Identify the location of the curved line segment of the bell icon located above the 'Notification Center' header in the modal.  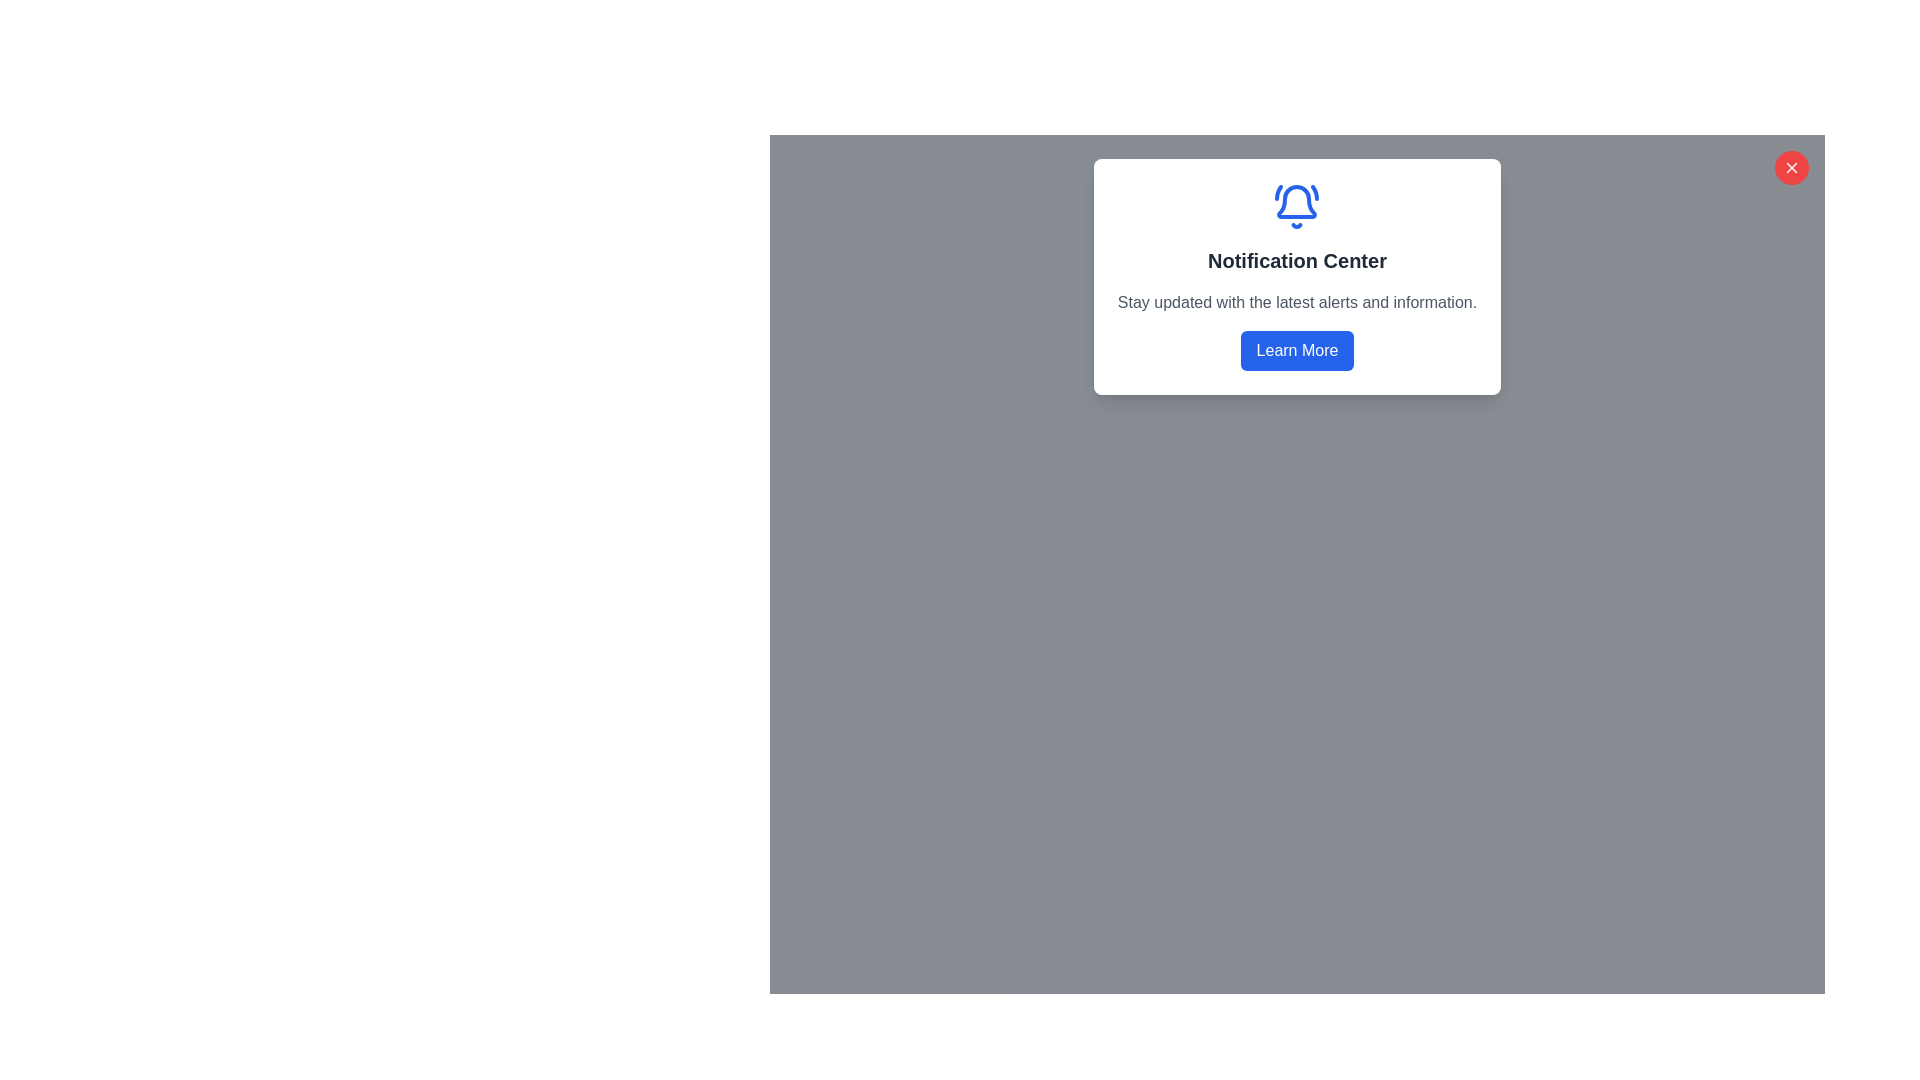
(1315, 192).